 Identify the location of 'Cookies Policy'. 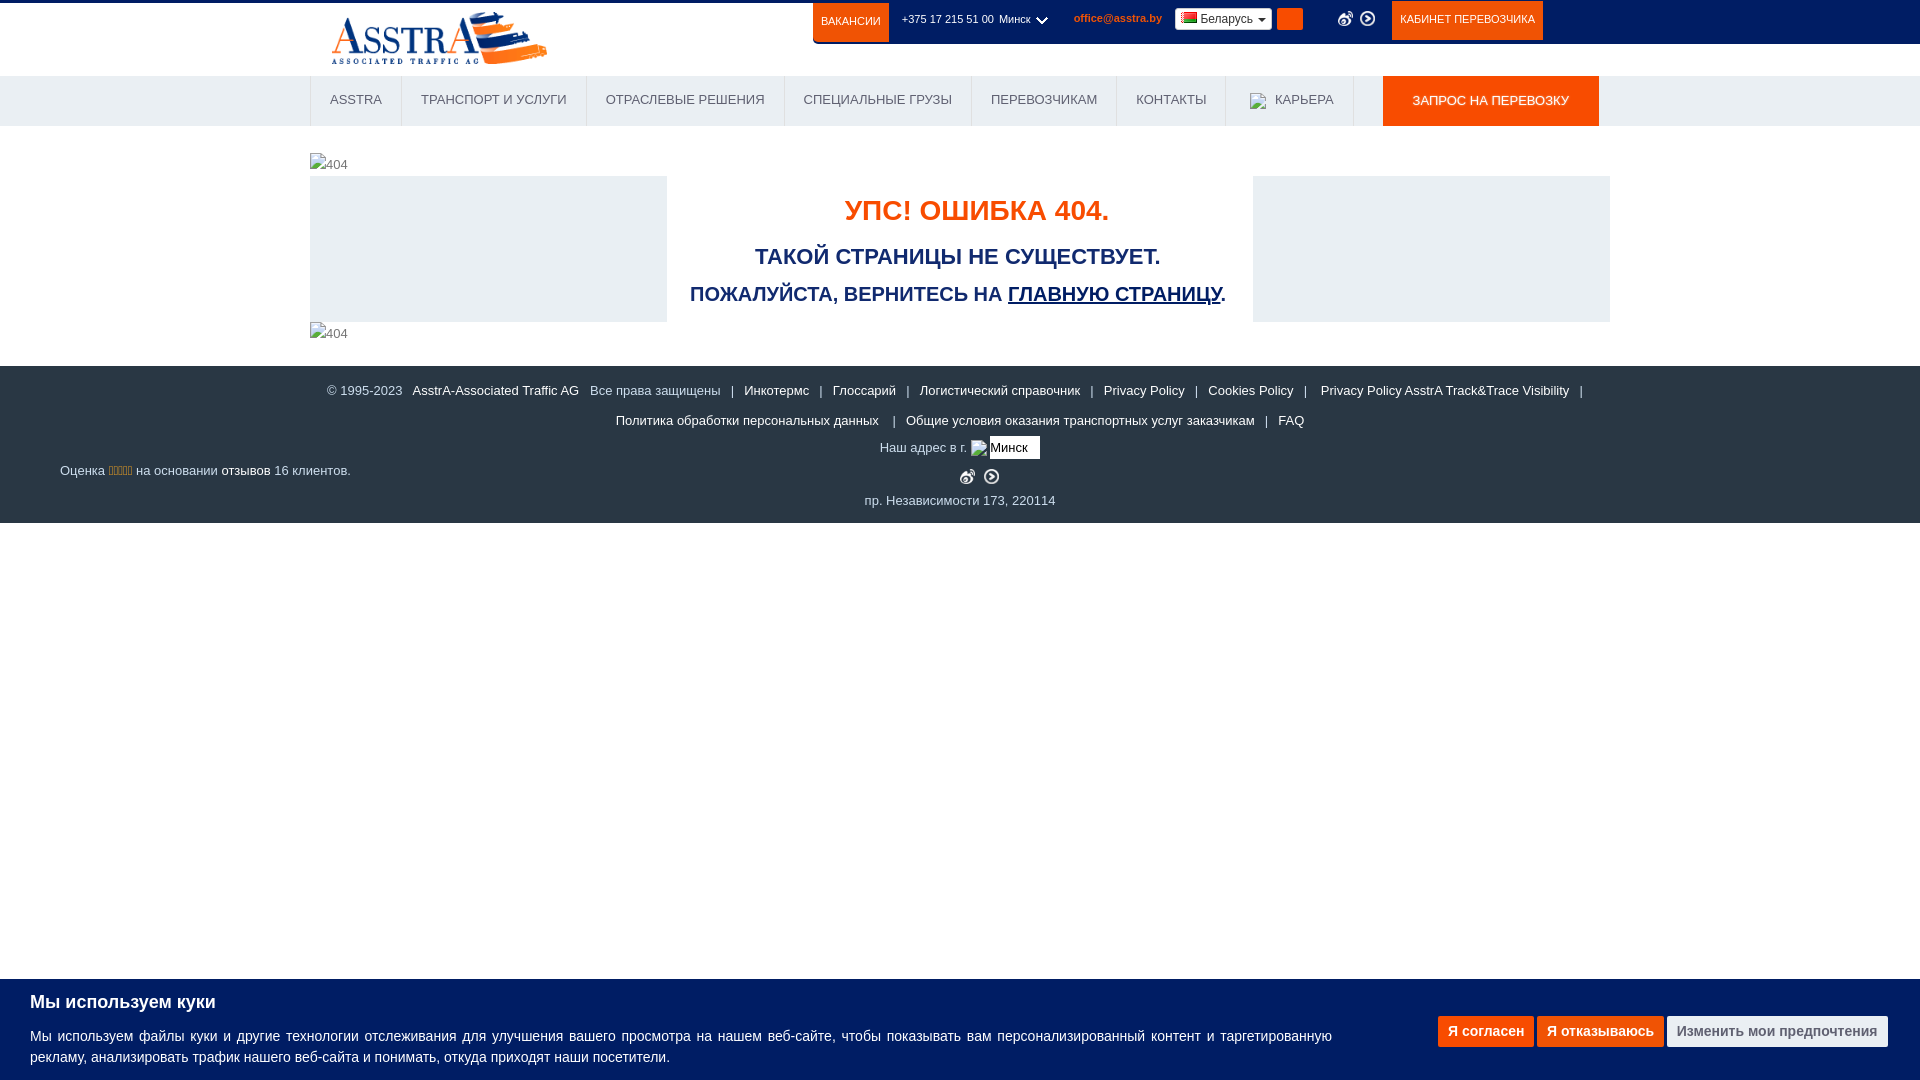
(1249, 390).